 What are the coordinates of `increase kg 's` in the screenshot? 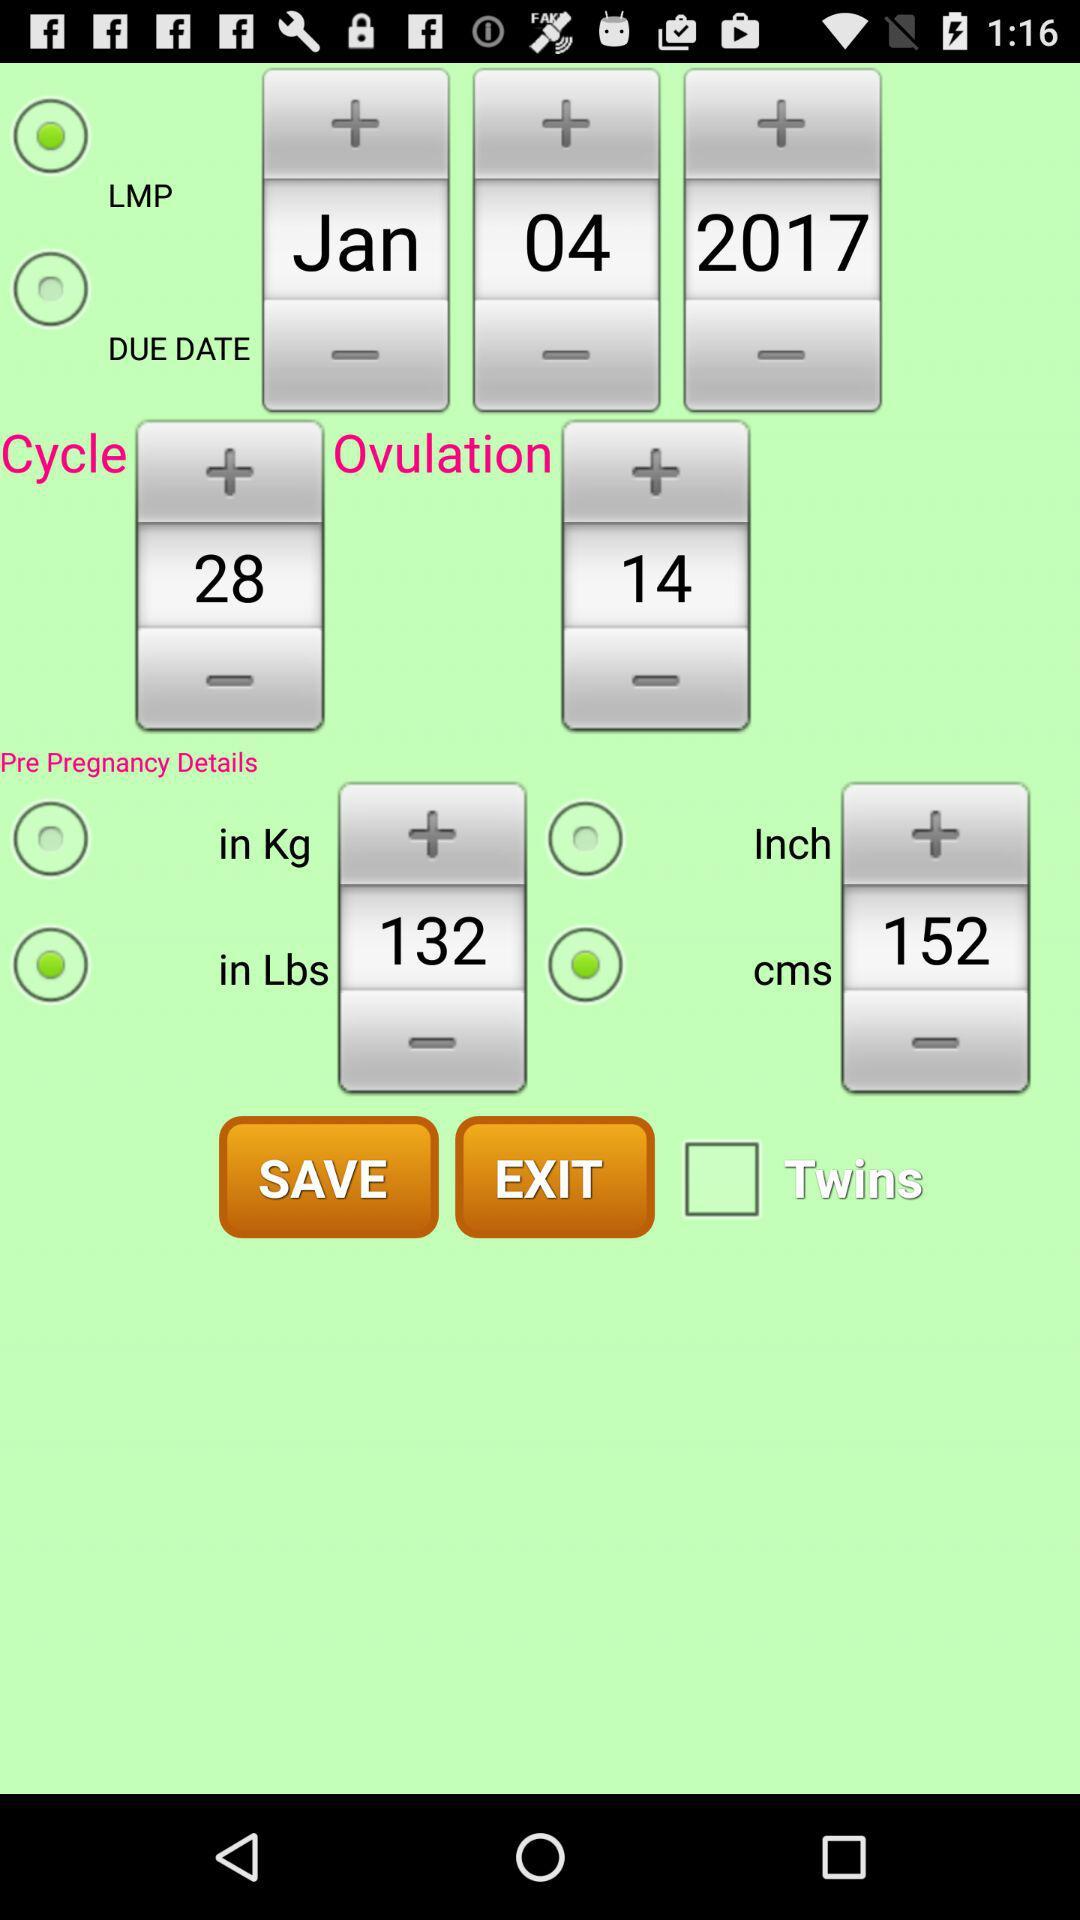 It's located at (431, 831).